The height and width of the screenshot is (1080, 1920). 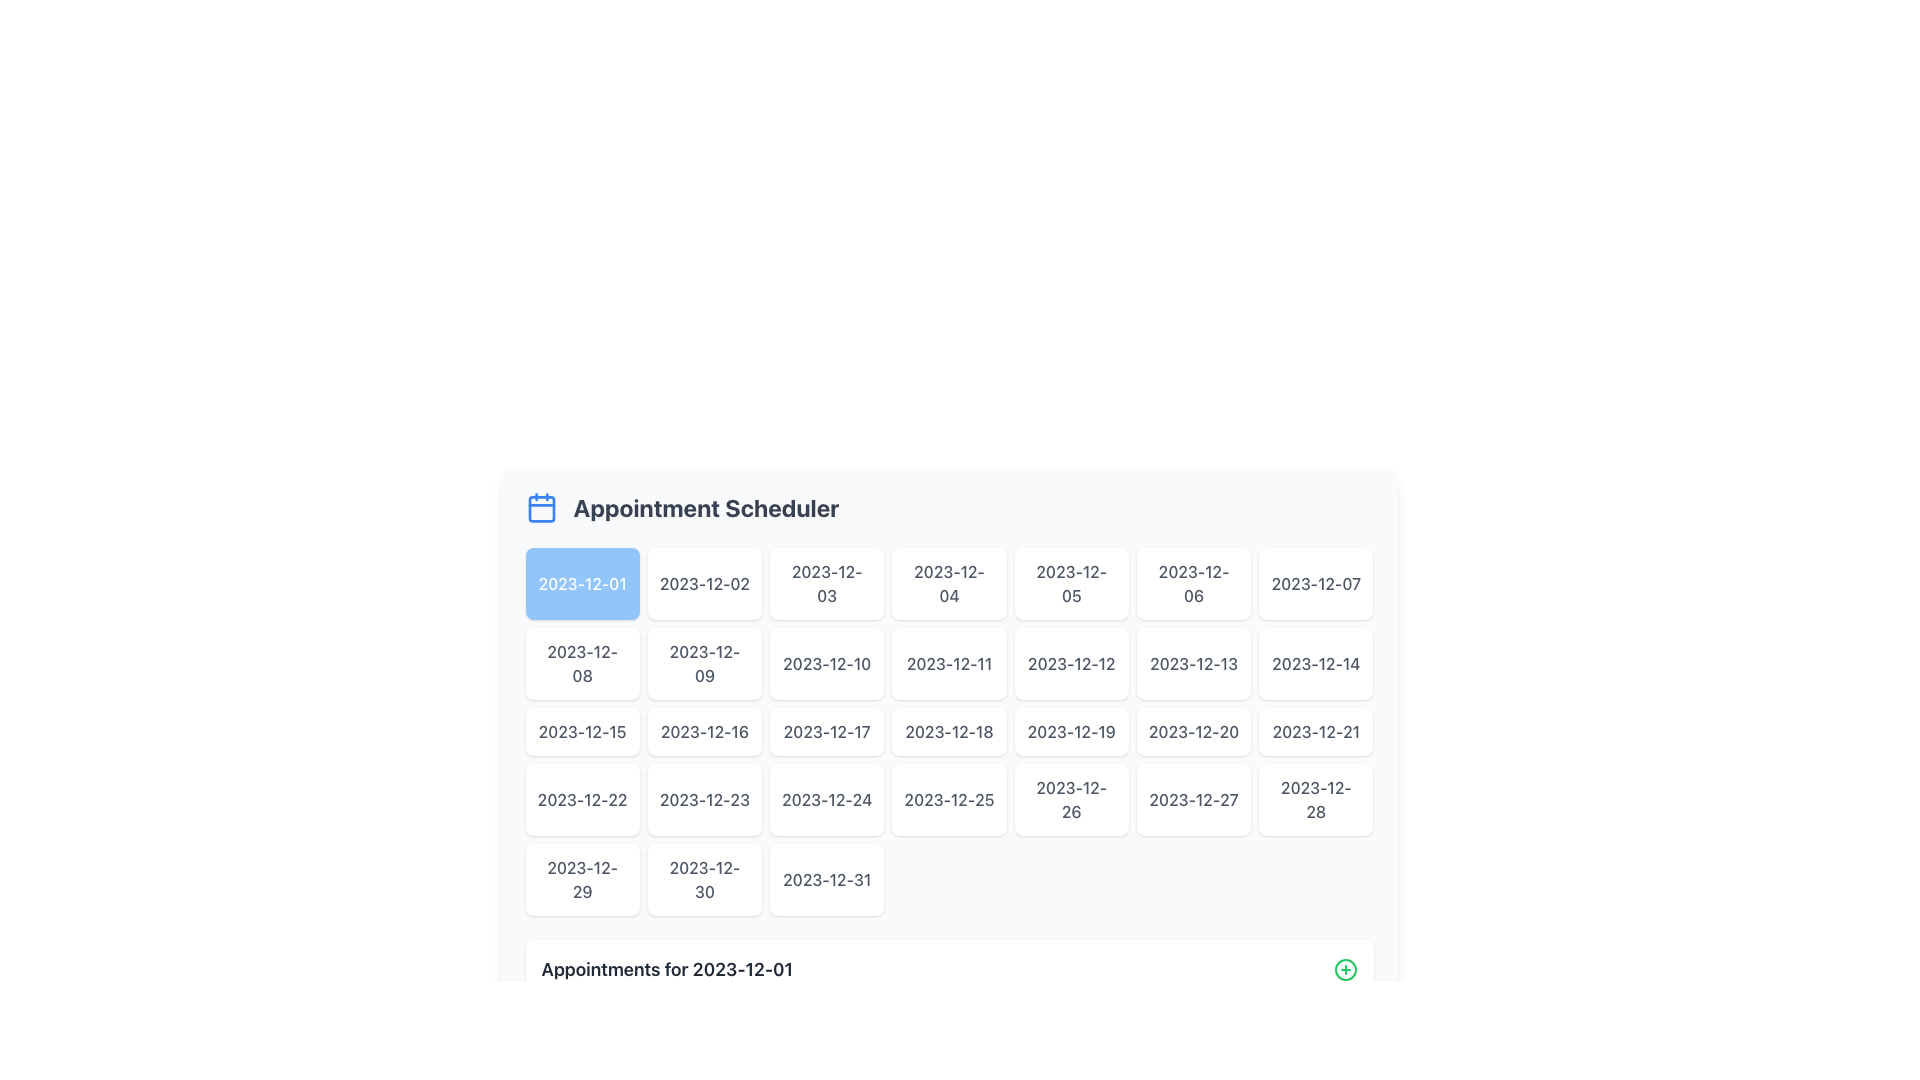 What do you see at coordinates (827, 798) in the screenshot?
I see `the date selection button for December 24, 2023 in the calendar interface` at bounding box center [827, 798].